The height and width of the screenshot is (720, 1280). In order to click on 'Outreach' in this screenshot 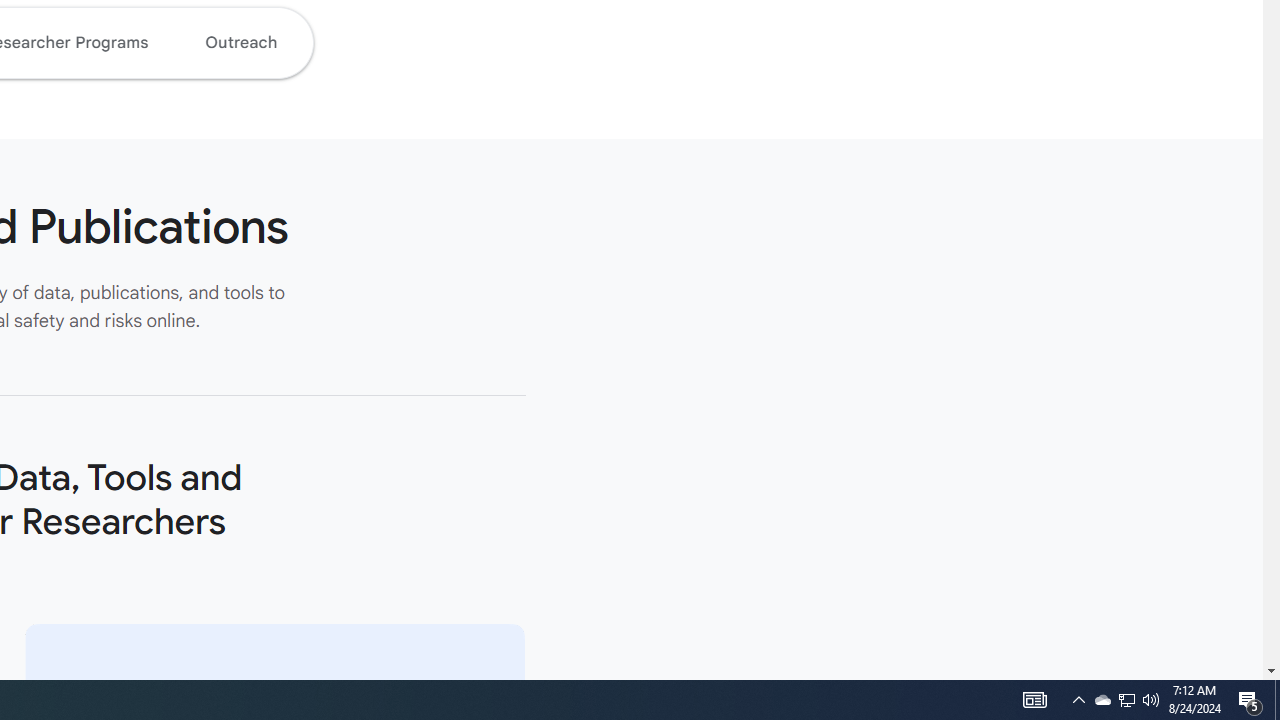, I will do `click(240, 42)`.